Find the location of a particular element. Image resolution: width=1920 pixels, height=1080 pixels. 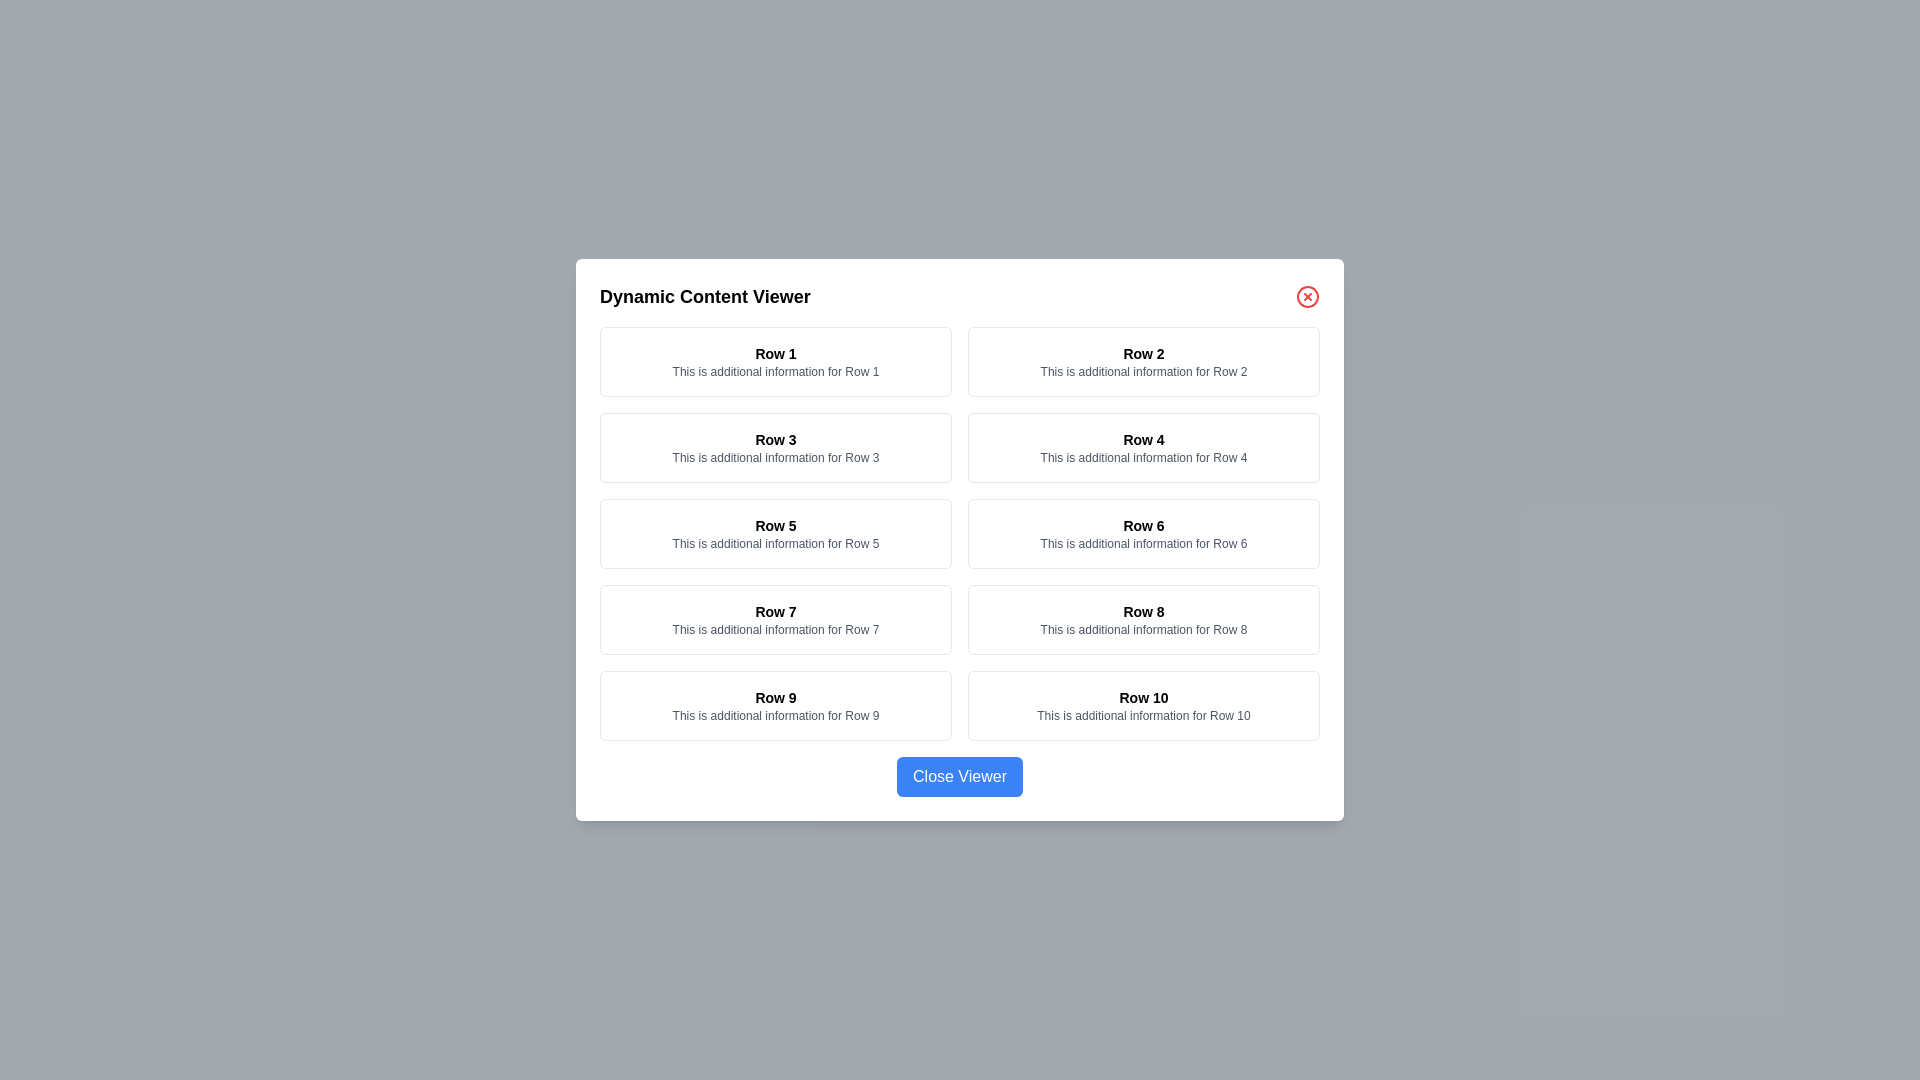

the close button at the top right of the dialog is located at coordinates (1308, 297).